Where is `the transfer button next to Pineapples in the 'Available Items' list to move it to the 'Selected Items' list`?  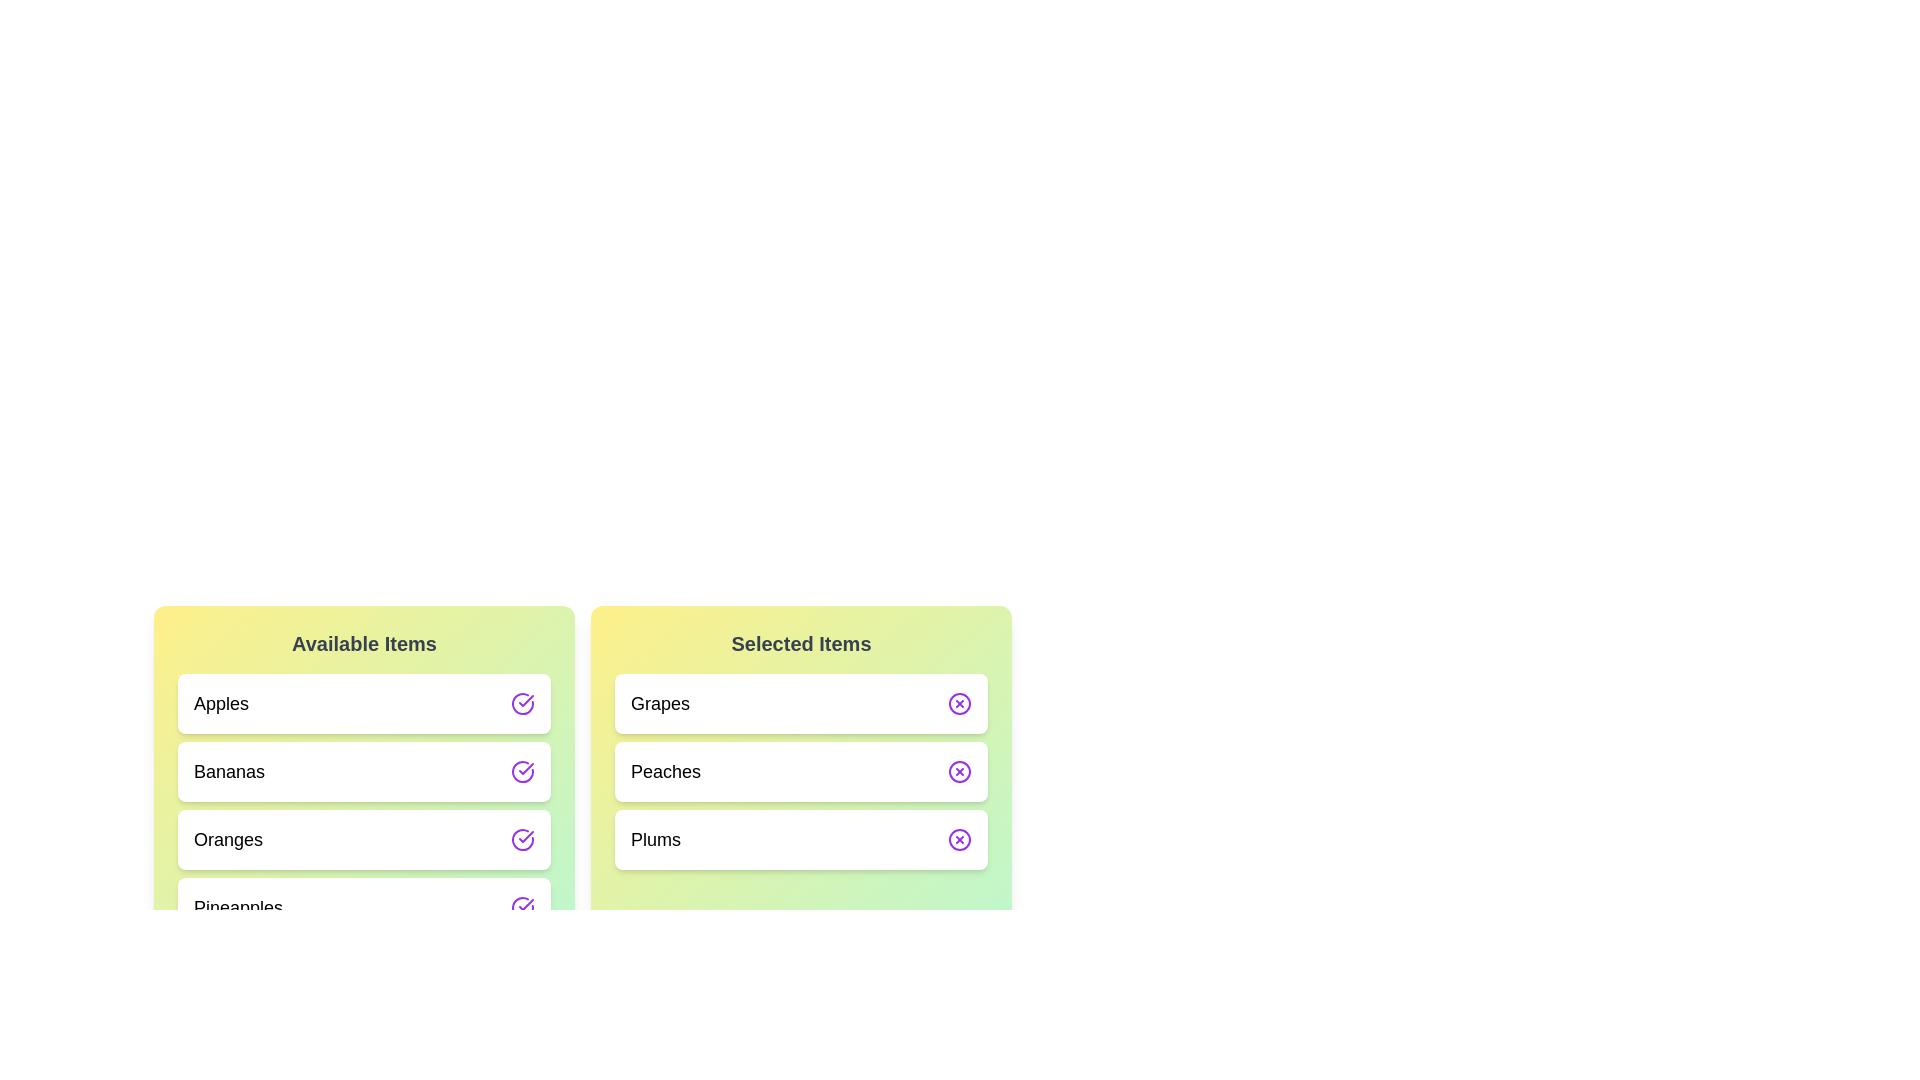
the transfer button next to Pineapples in the 'Available Items' list to move it to the 'Selected Items' list is located at coordinates (523, 907).